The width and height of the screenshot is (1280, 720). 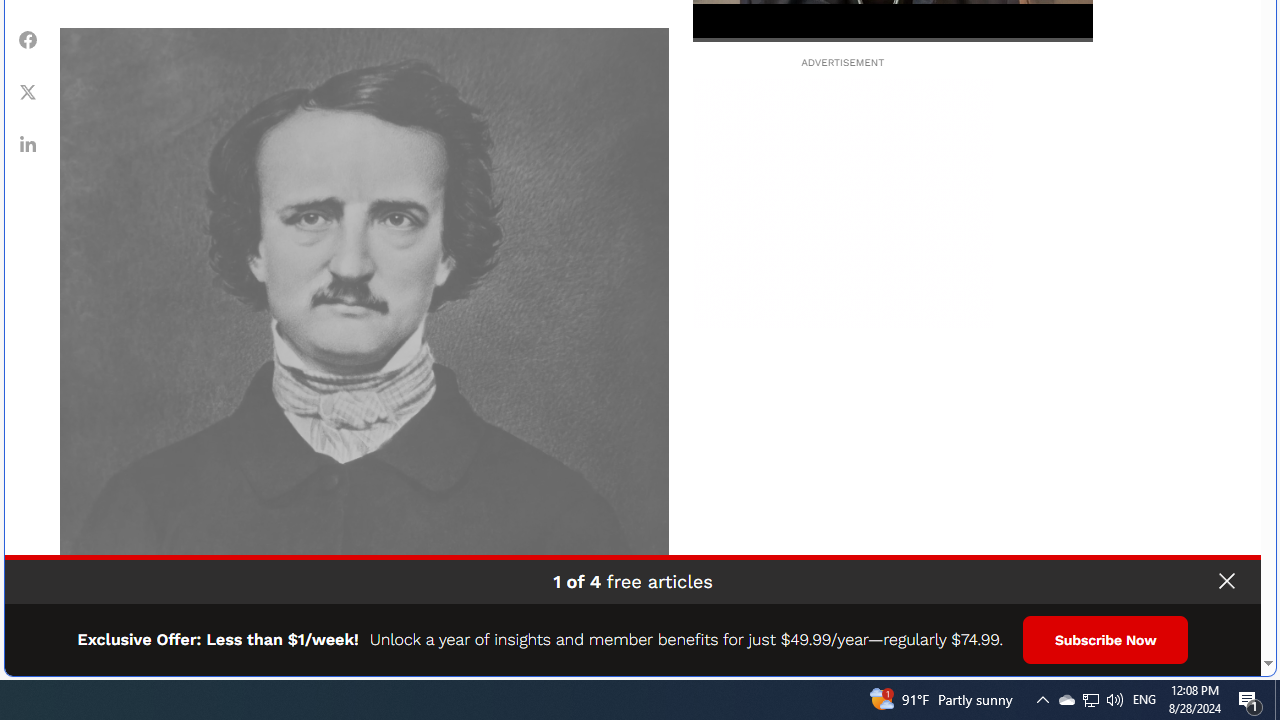 What do you see at coordinates (1104, 640) in the screenshot?
I see `'Subscribe Now'` at bounding box center [1104, 640].